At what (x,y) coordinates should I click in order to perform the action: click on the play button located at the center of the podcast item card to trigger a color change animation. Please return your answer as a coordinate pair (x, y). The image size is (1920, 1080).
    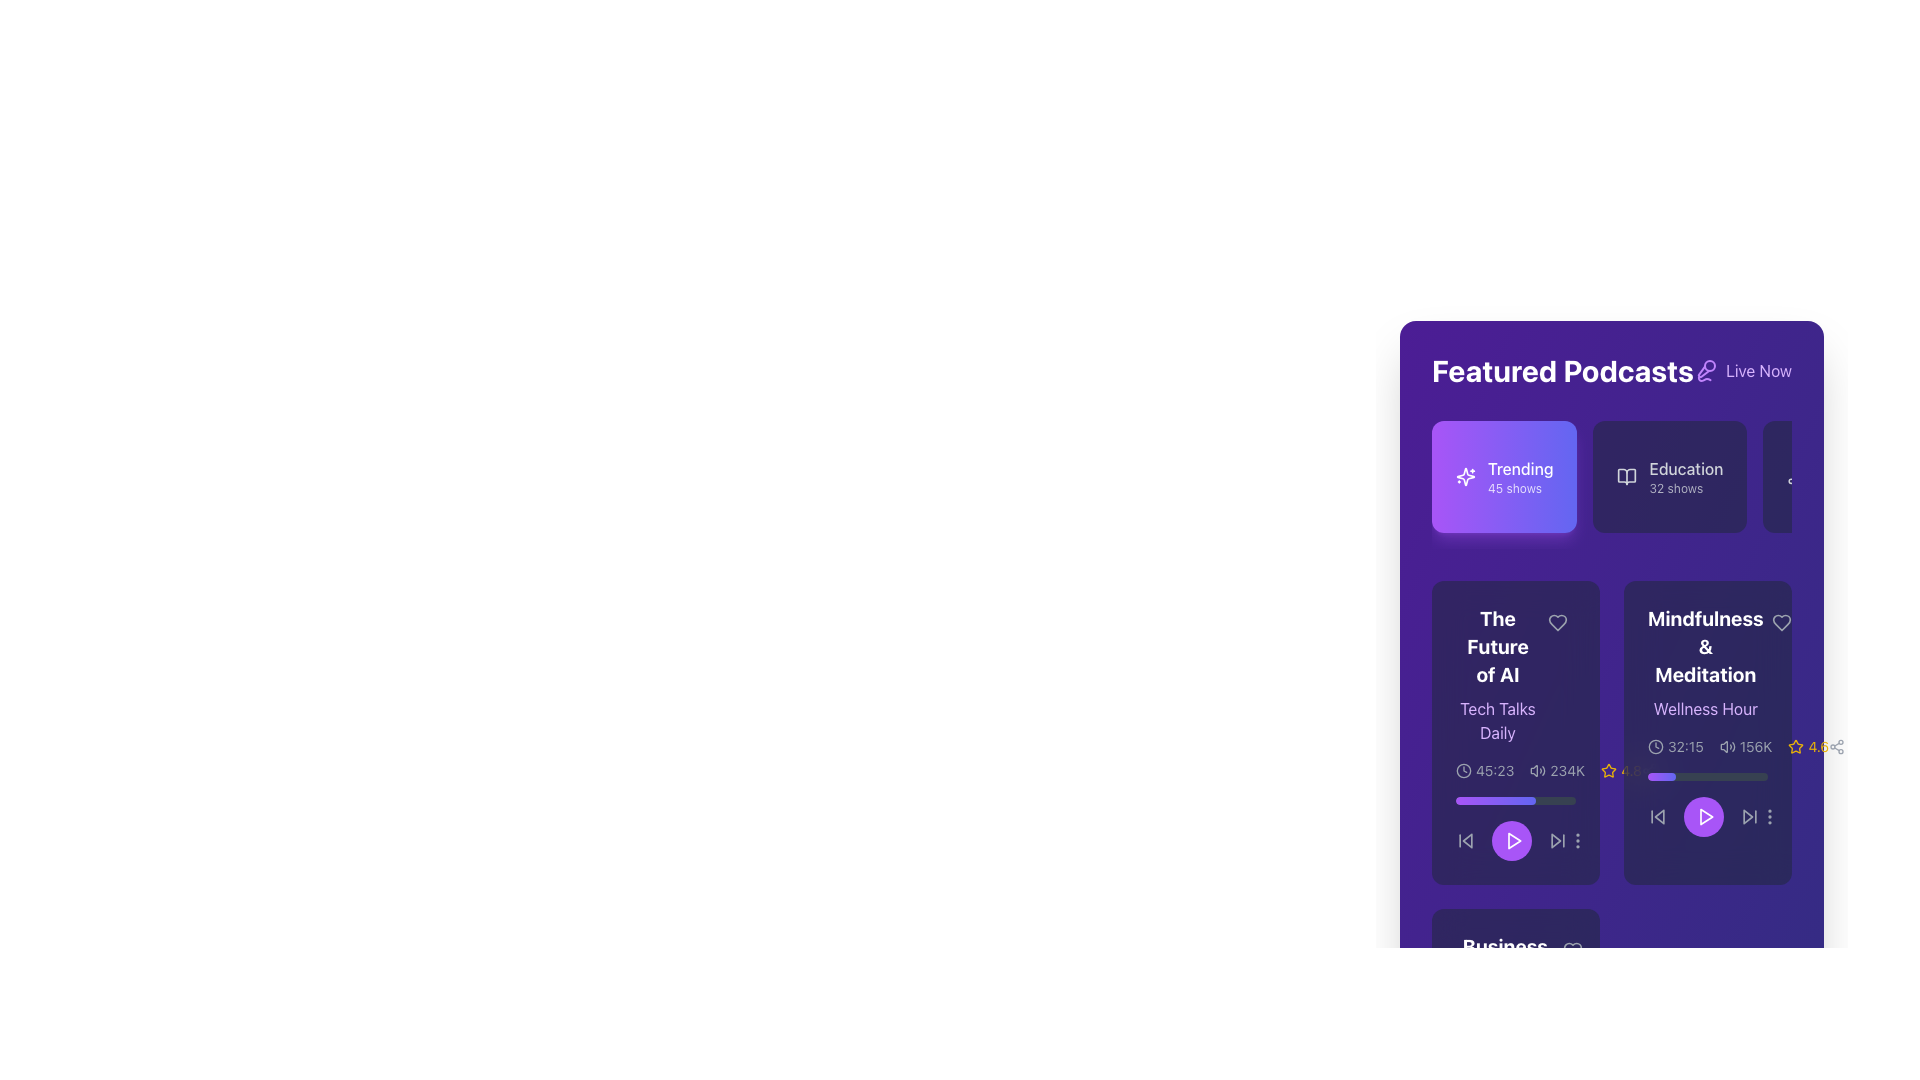
    Looking at the image, I should click on (1512, 840).